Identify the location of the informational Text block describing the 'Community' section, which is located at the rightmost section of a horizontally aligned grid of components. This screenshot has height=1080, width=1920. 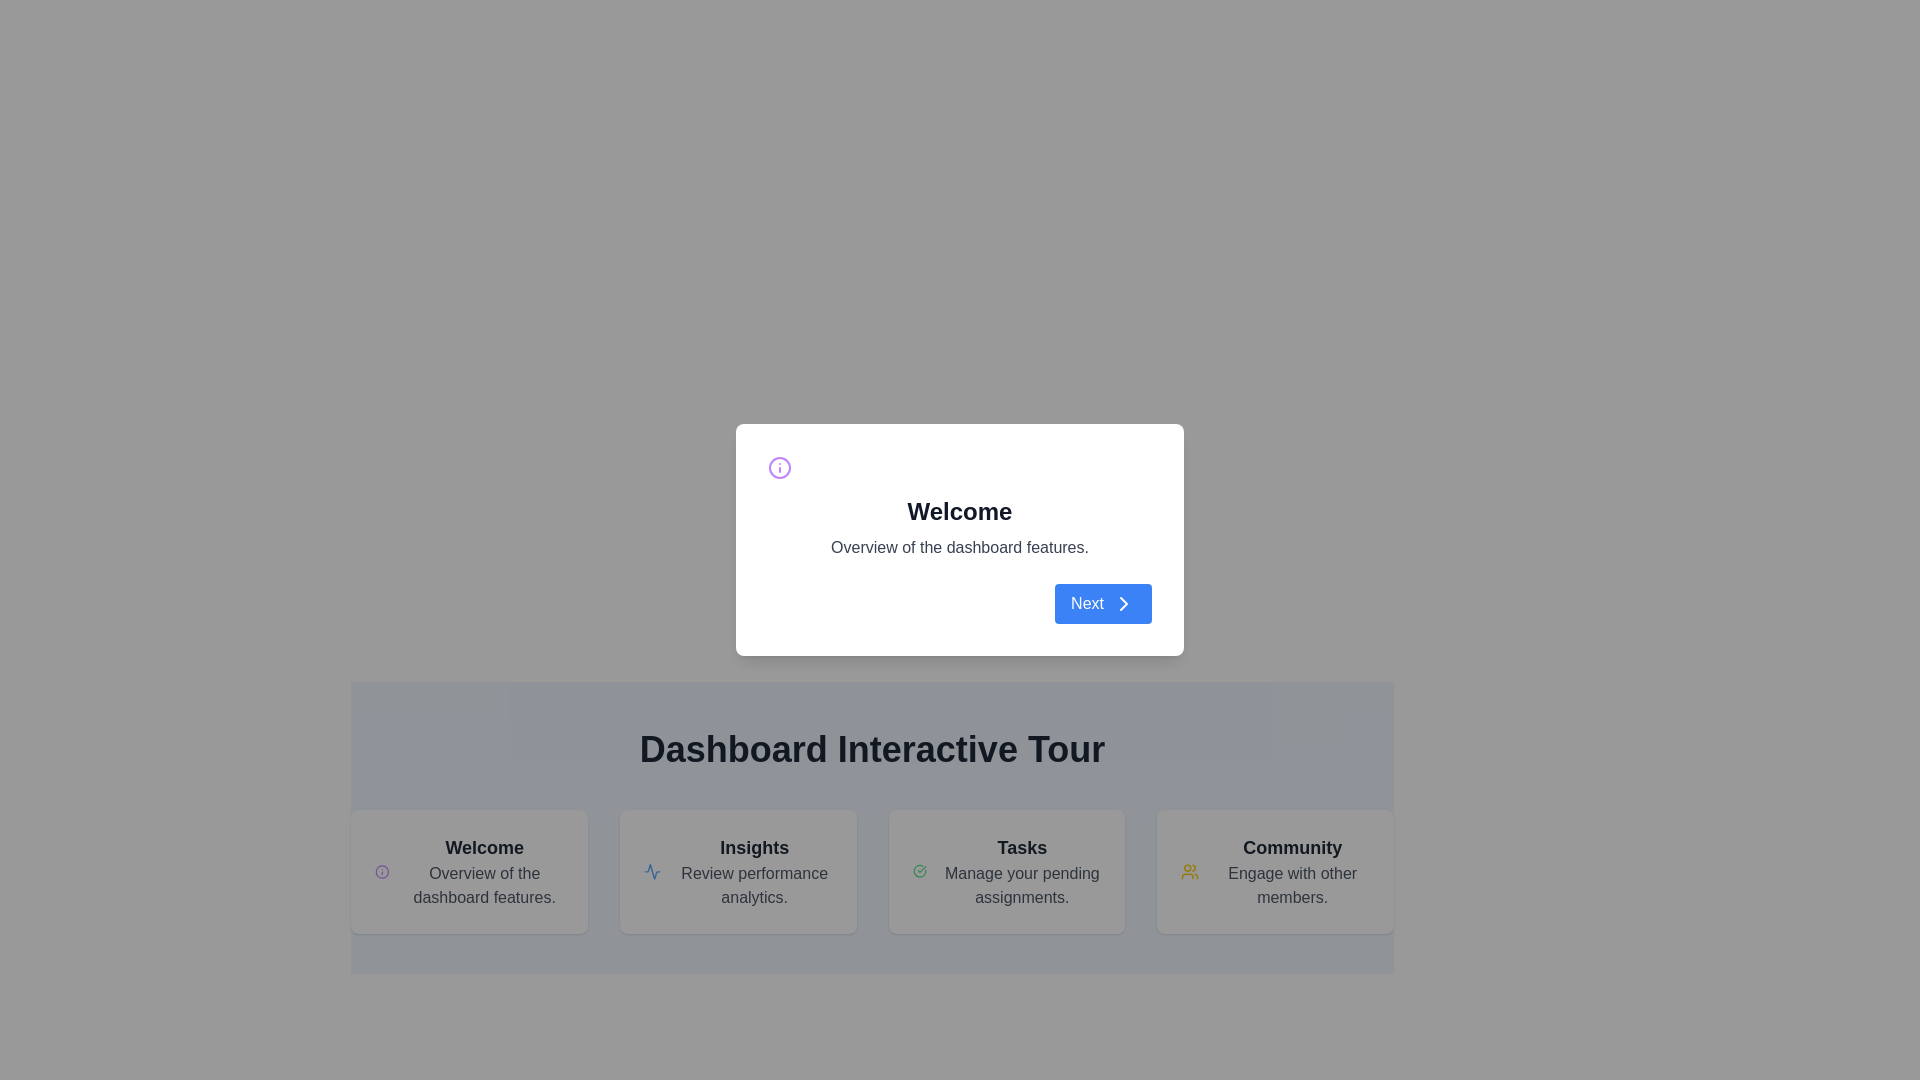
(1292, 870).